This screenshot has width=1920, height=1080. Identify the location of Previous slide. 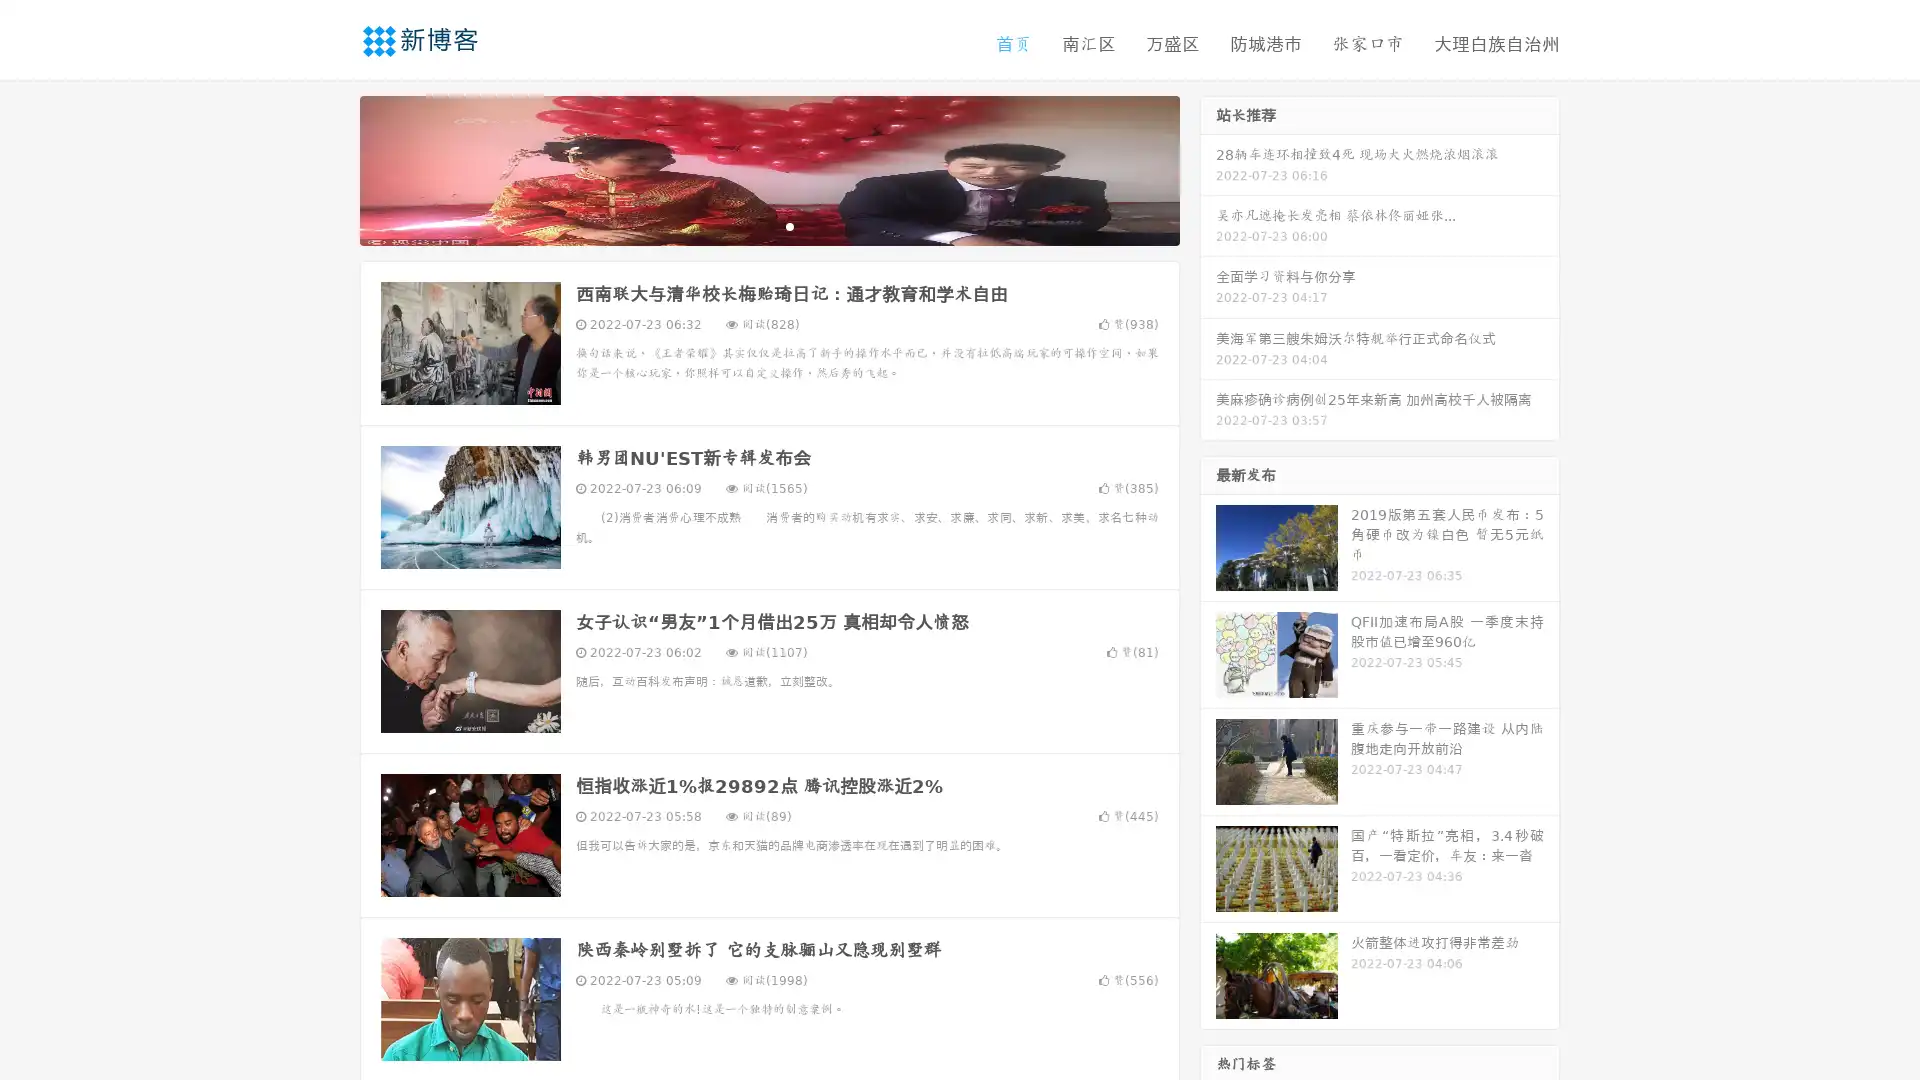
(330, 168).